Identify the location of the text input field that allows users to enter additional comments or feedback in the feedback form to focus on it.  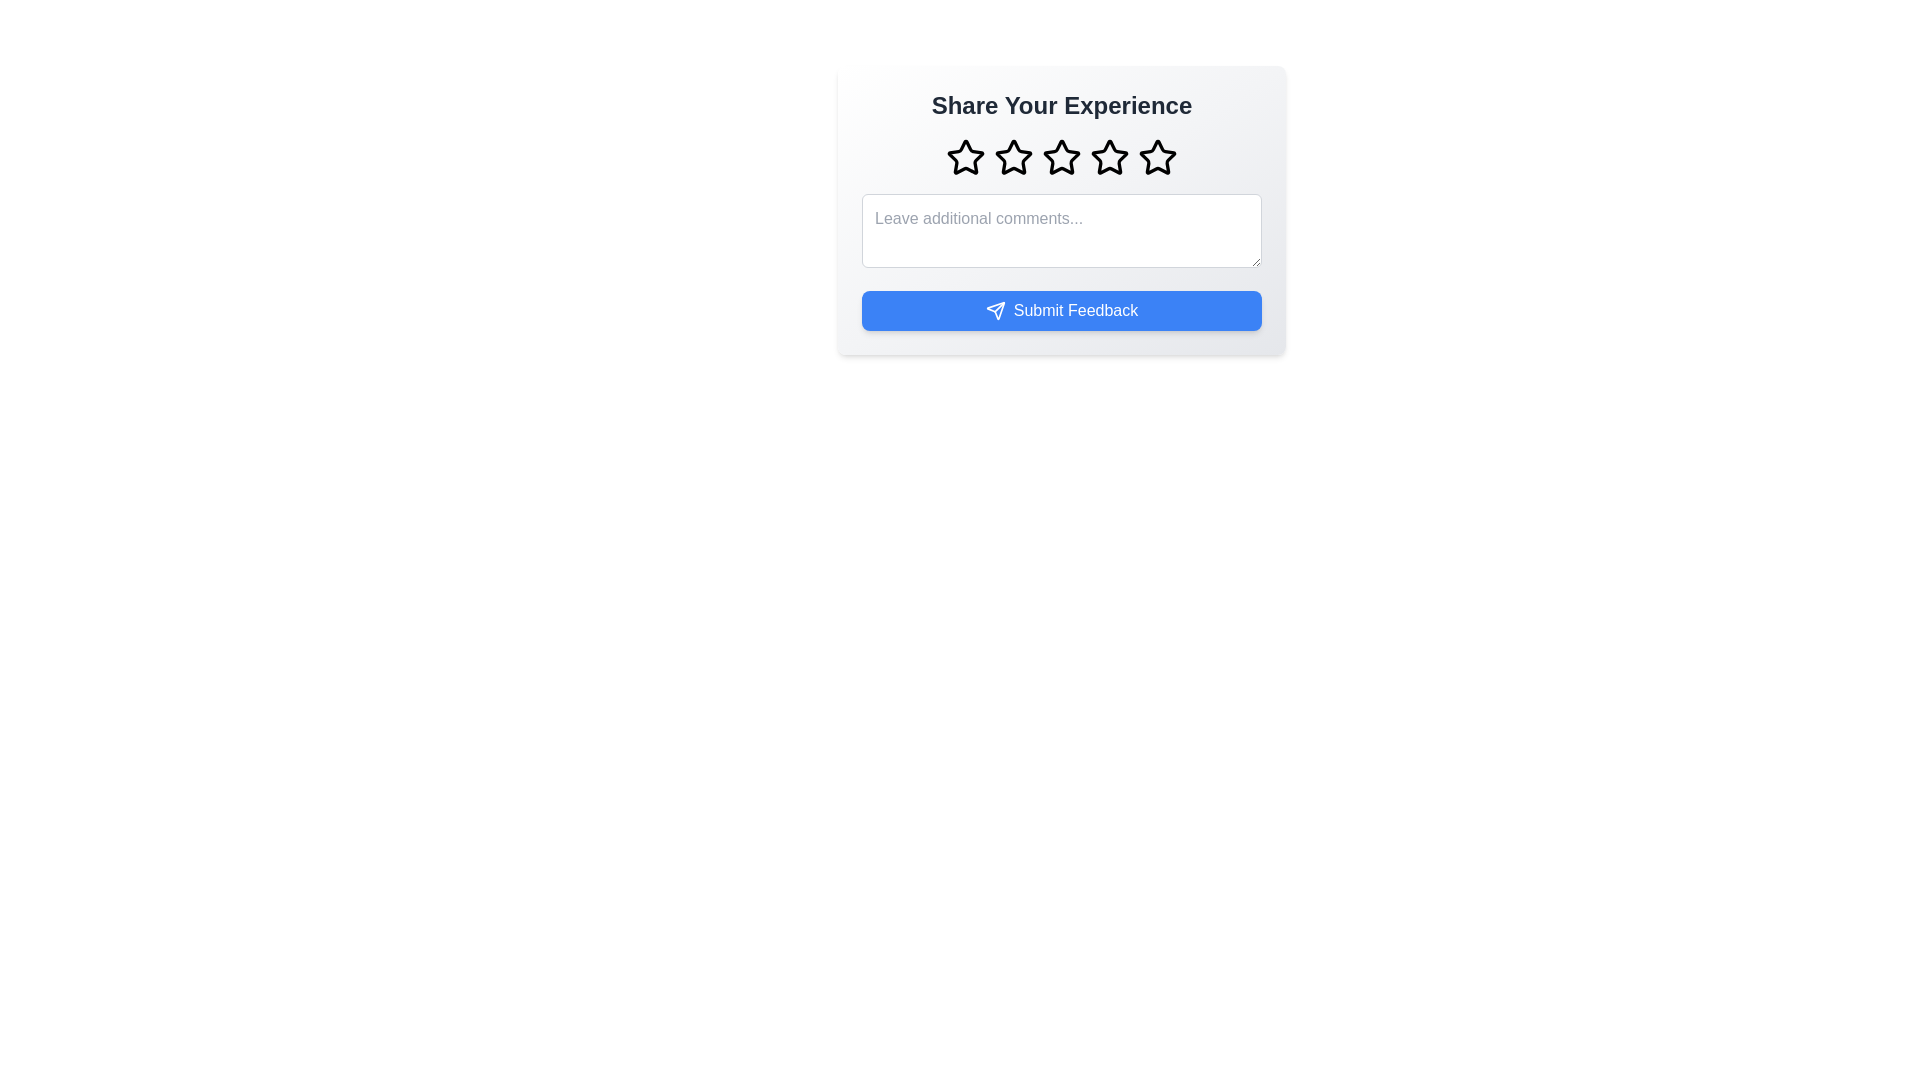
(1060, 210).